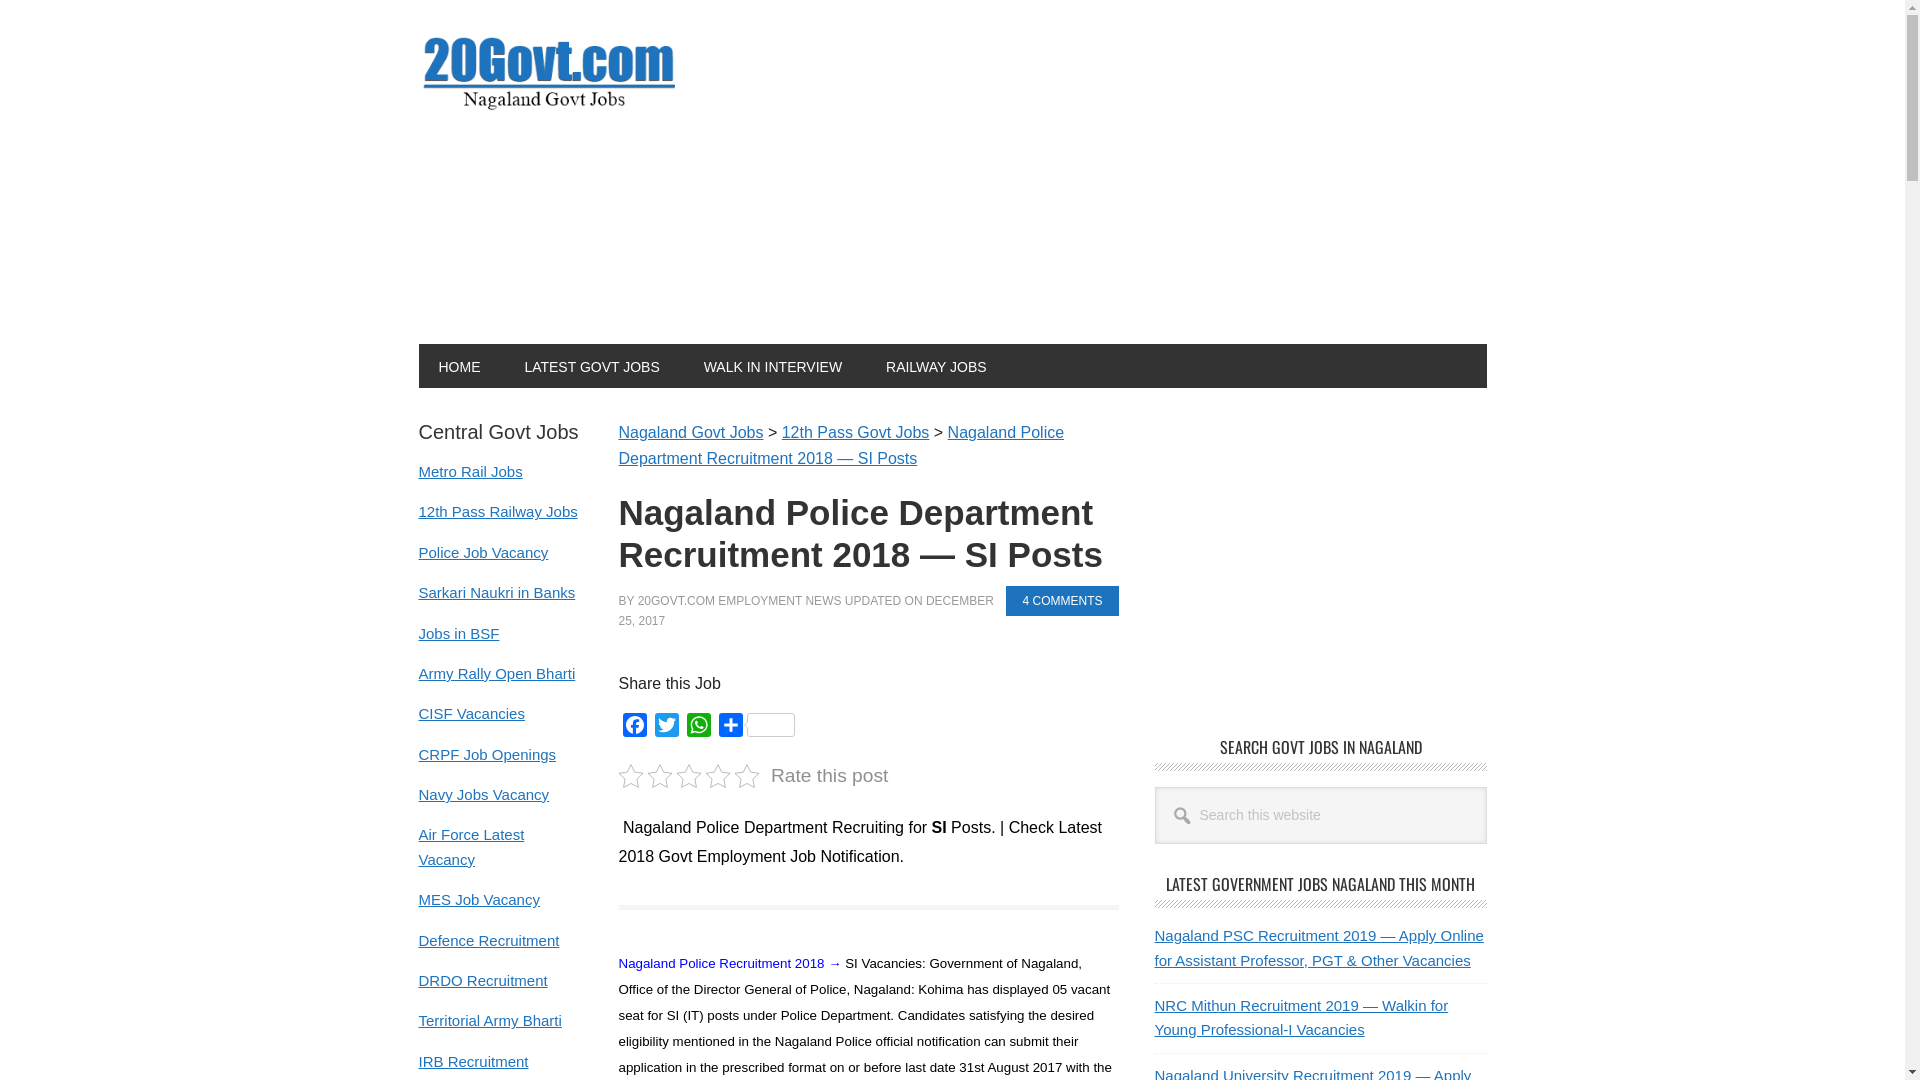 The width and height of the screenshot is (1920, 1080). Describe the element at coordinates (1321, 559) in the screenshot. I see `'Advertisement'` at that location.